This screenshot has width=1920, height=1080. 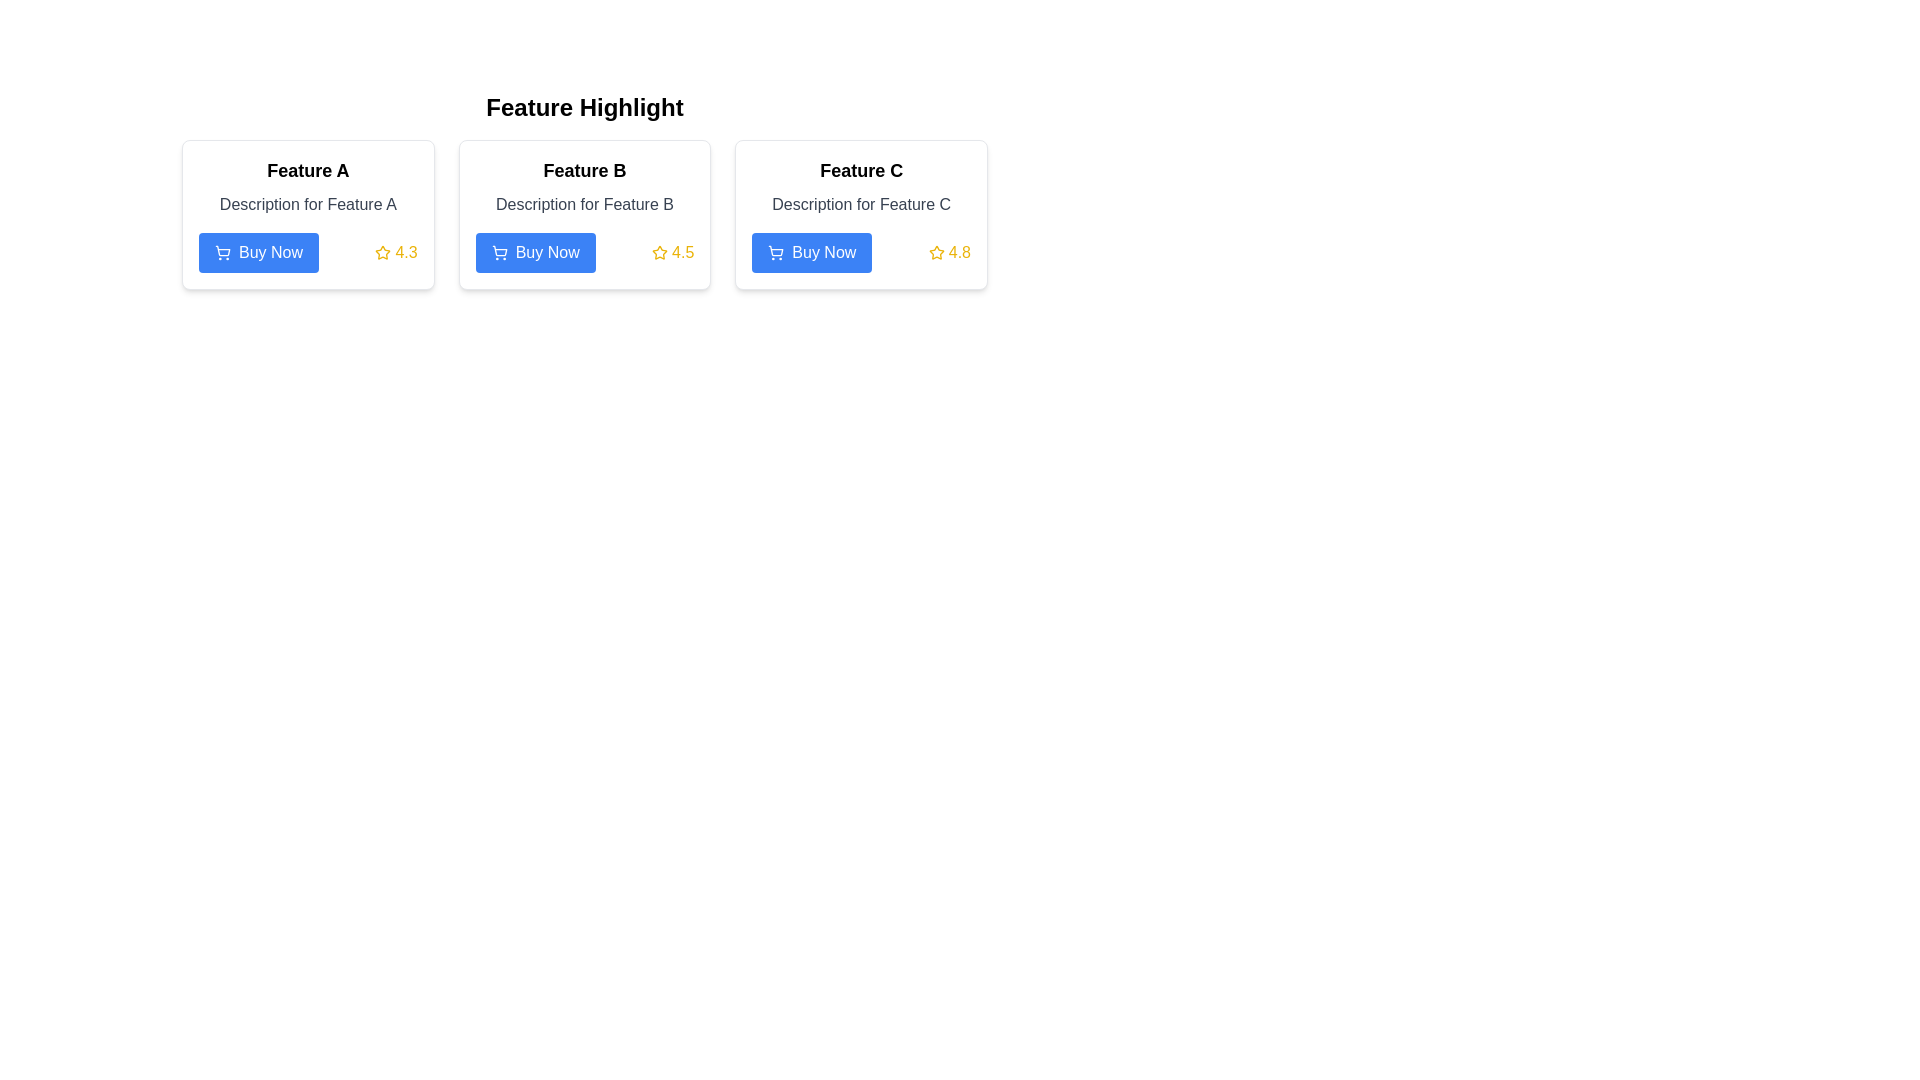 I want to click on the shopping cart icon within the 'Buy Now' button on the card labeled 'Feature C', which is the third icon from the left, so click(x=775, y=252).